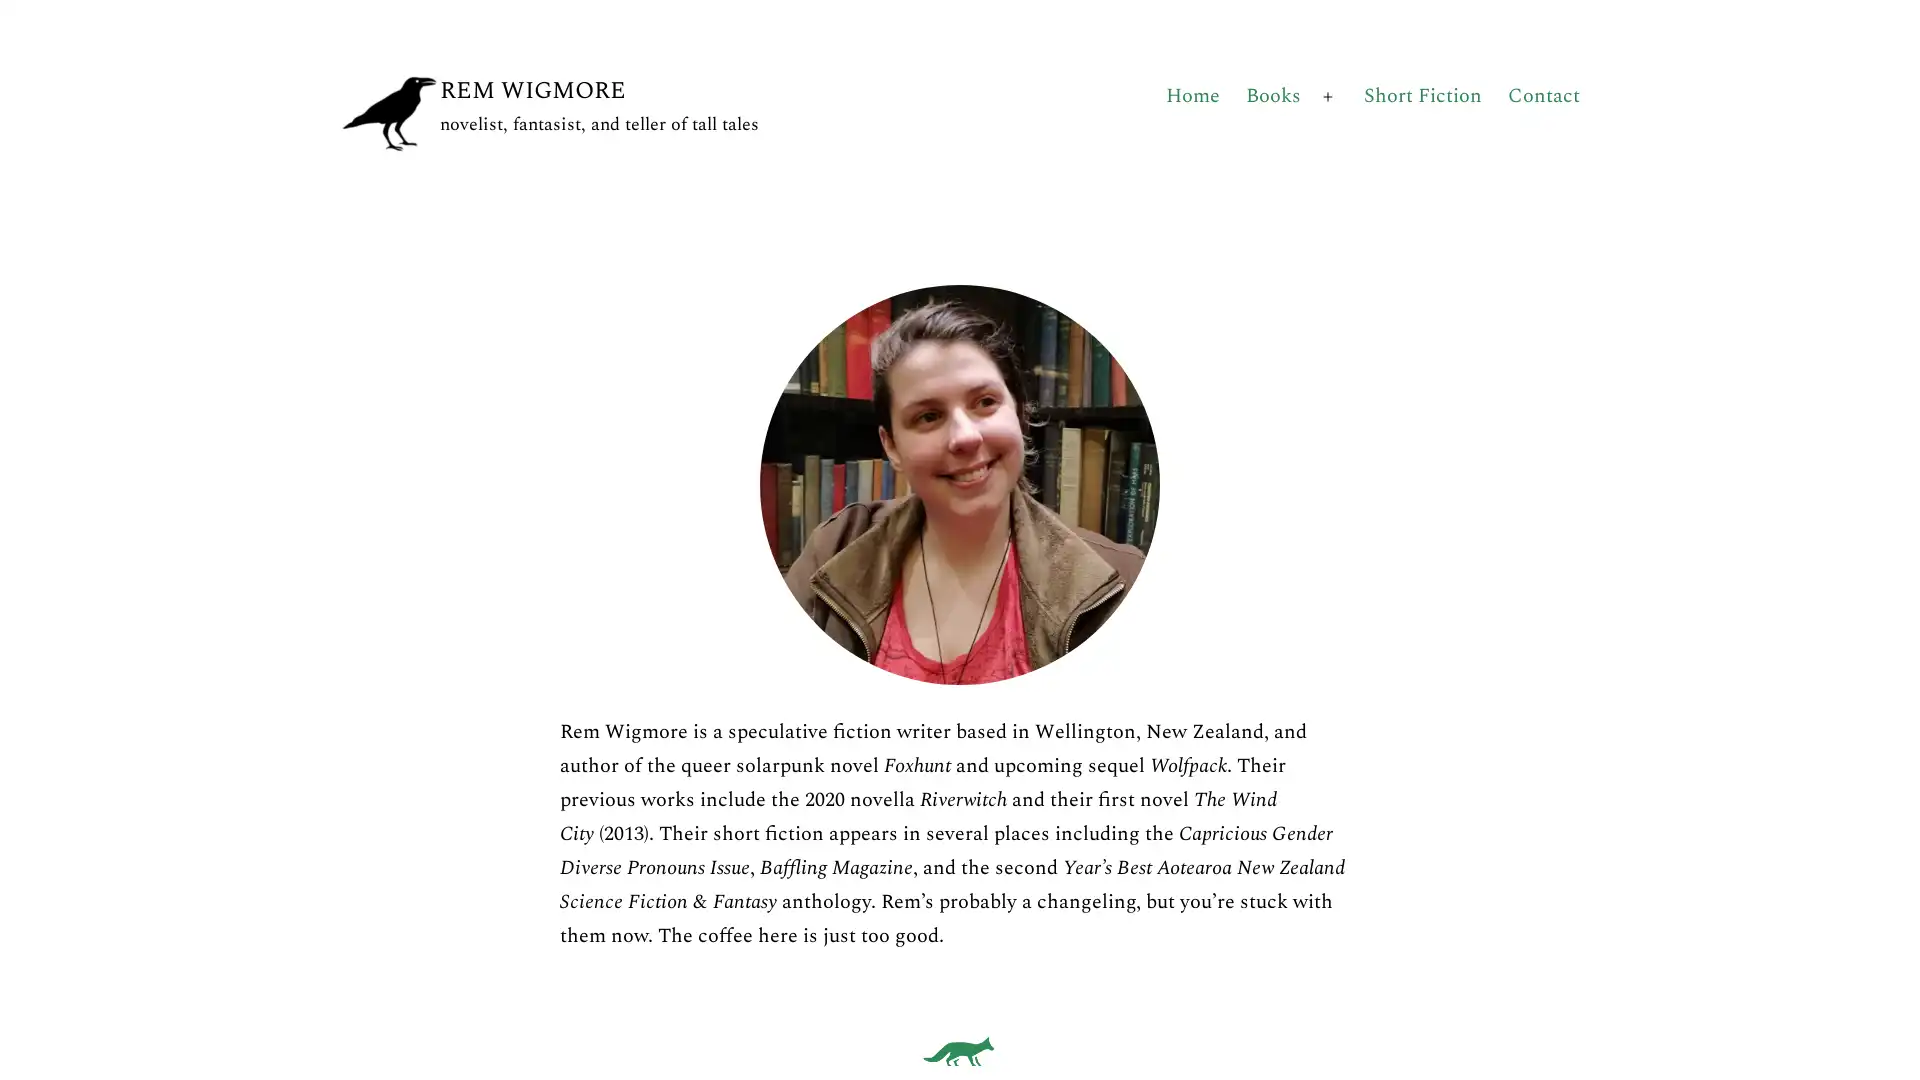  Describe the element at coordinates (1328, 96) in the screenshot. I see `Open menu` at that location.